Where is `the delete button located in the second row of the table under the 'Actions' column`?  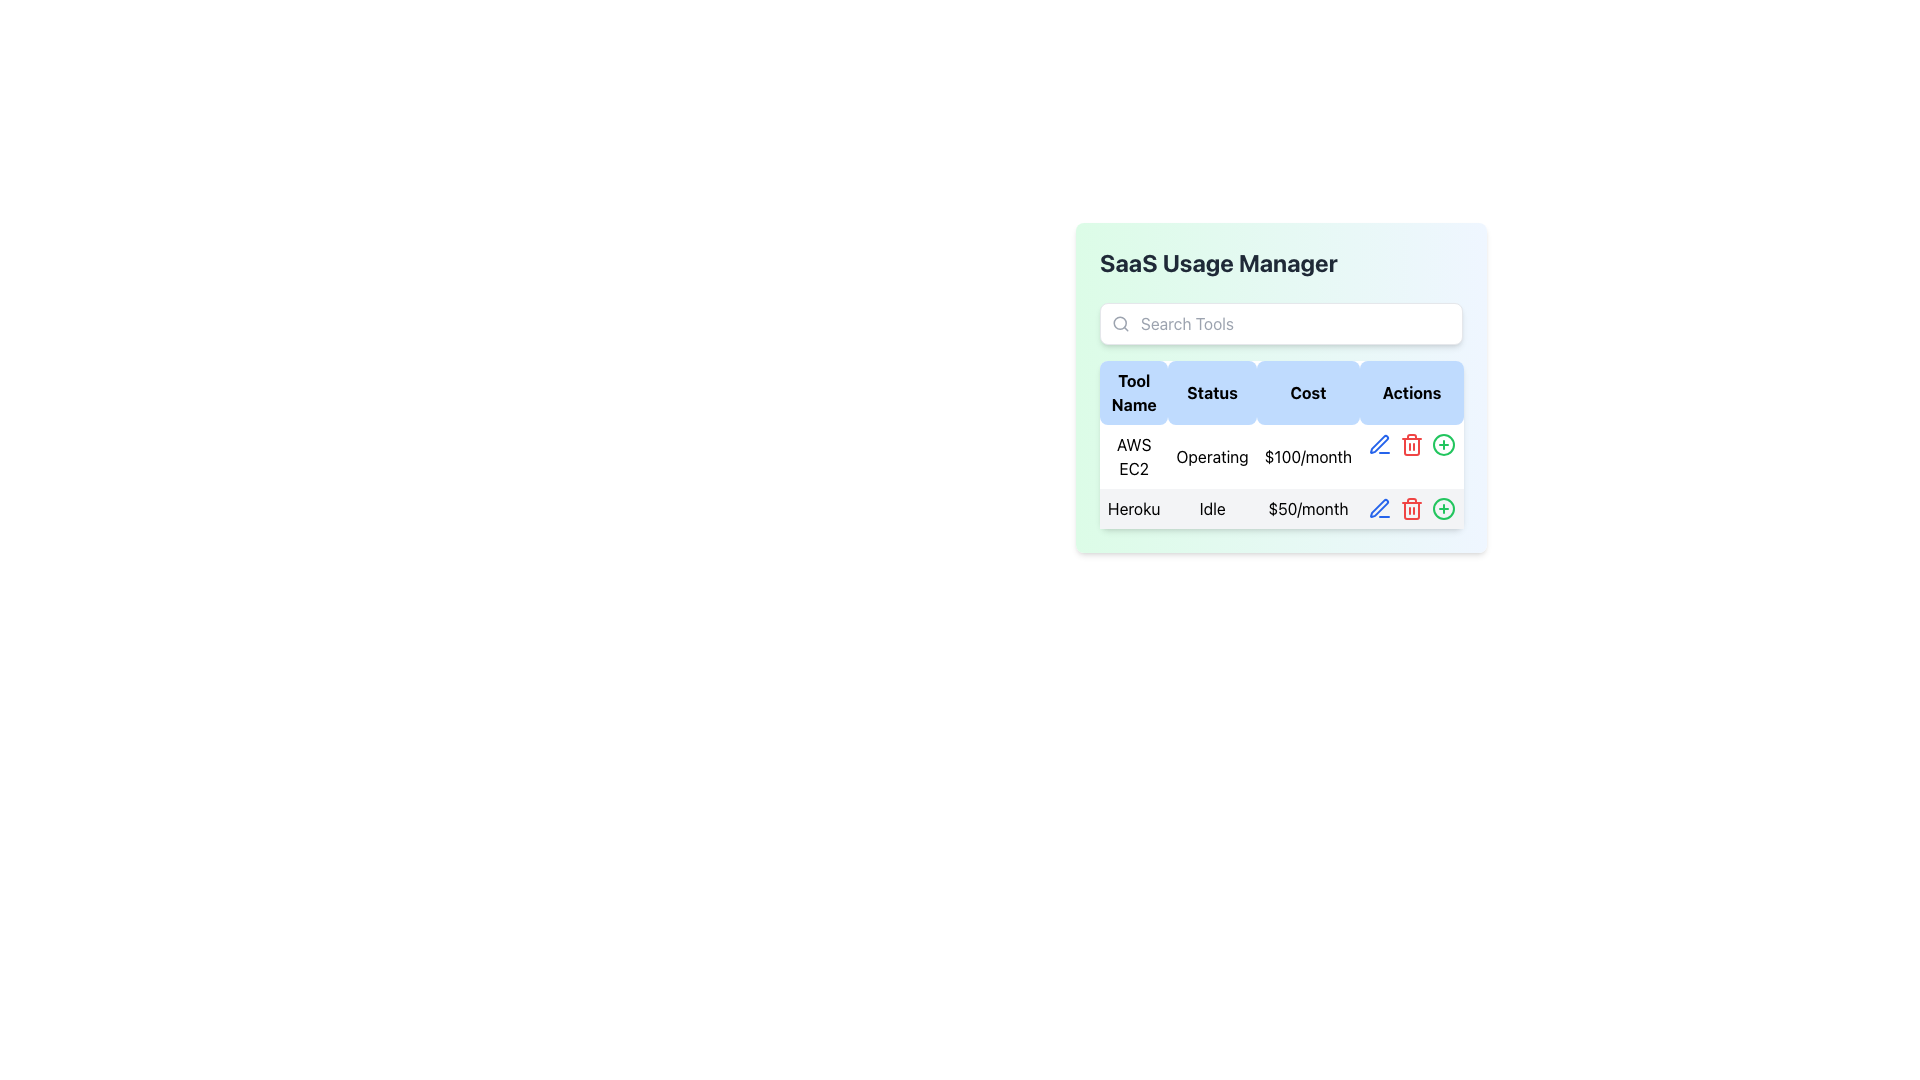
the delete button located in the second row of the table under the 'Actions' column is located at coordinates (1410, 508).